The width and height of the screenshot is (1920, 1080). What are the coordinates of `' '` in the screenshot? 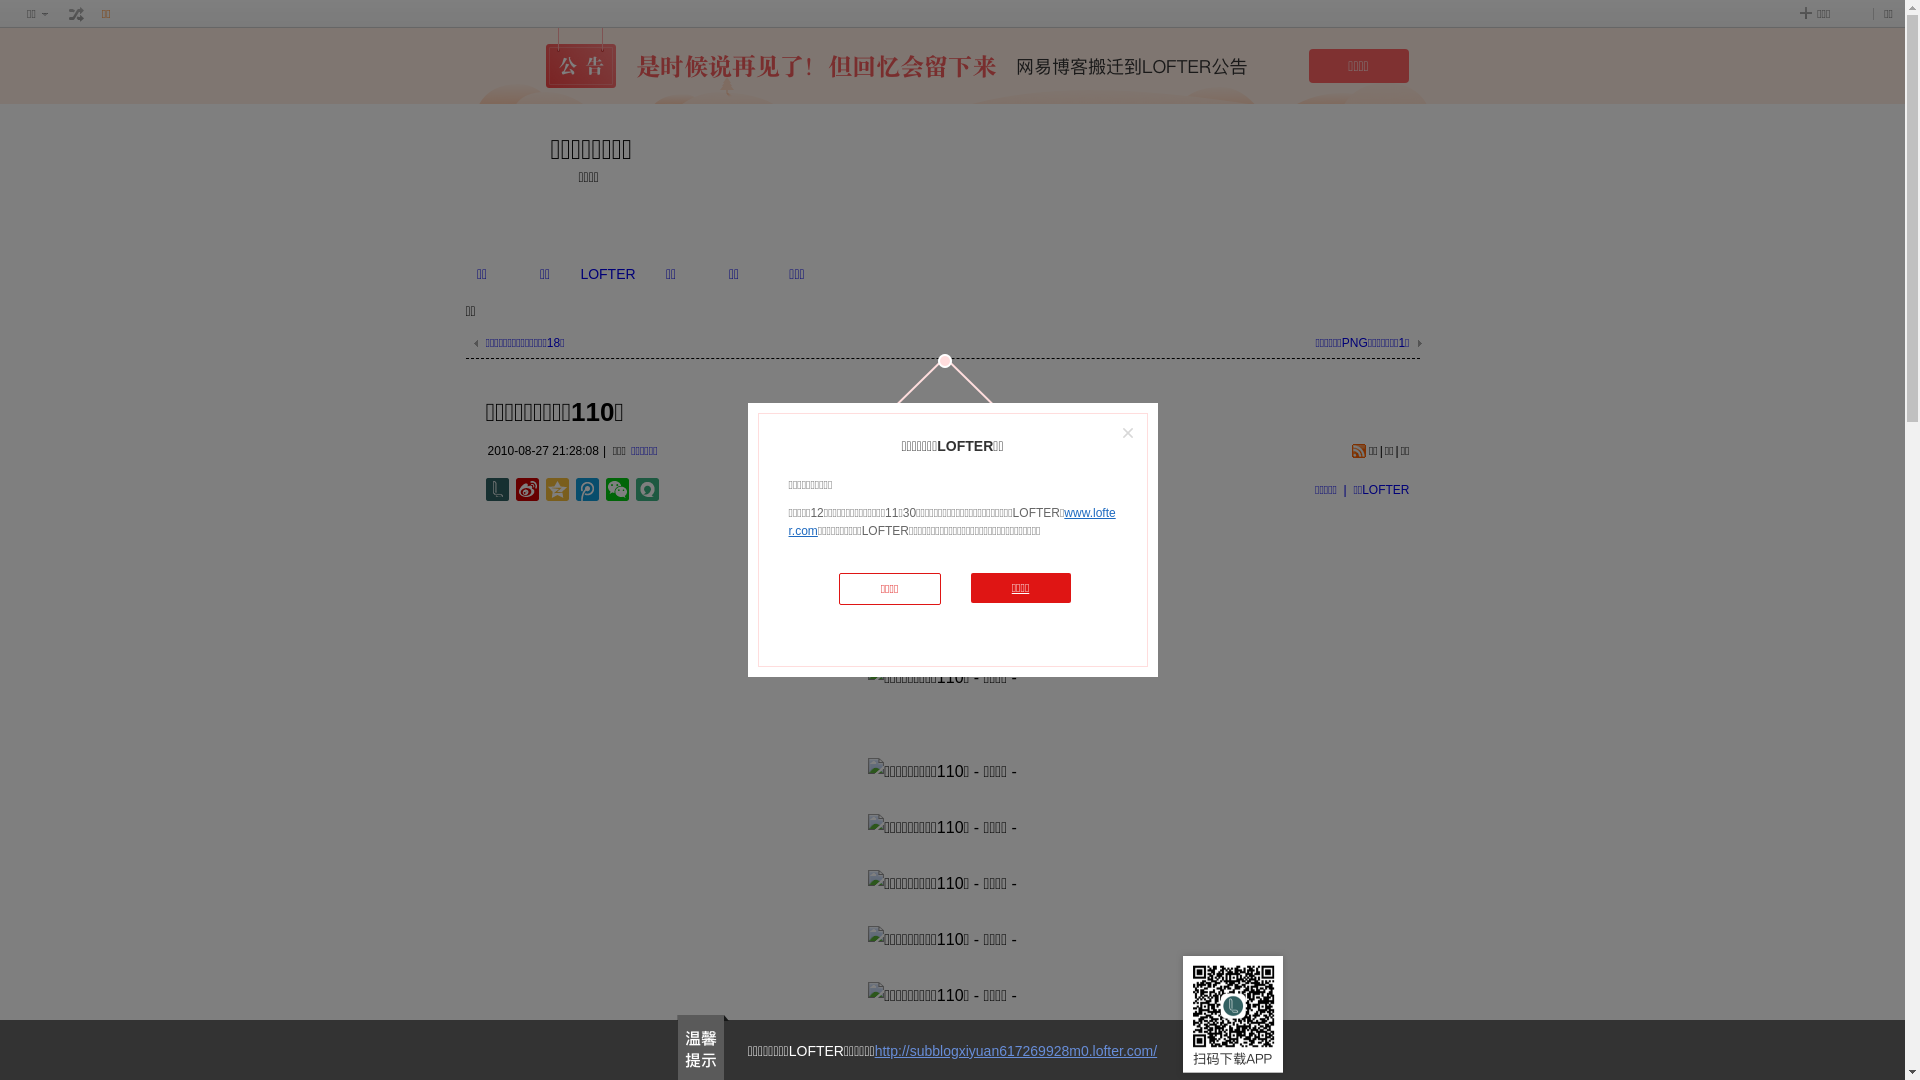 It's located at (76, 14).